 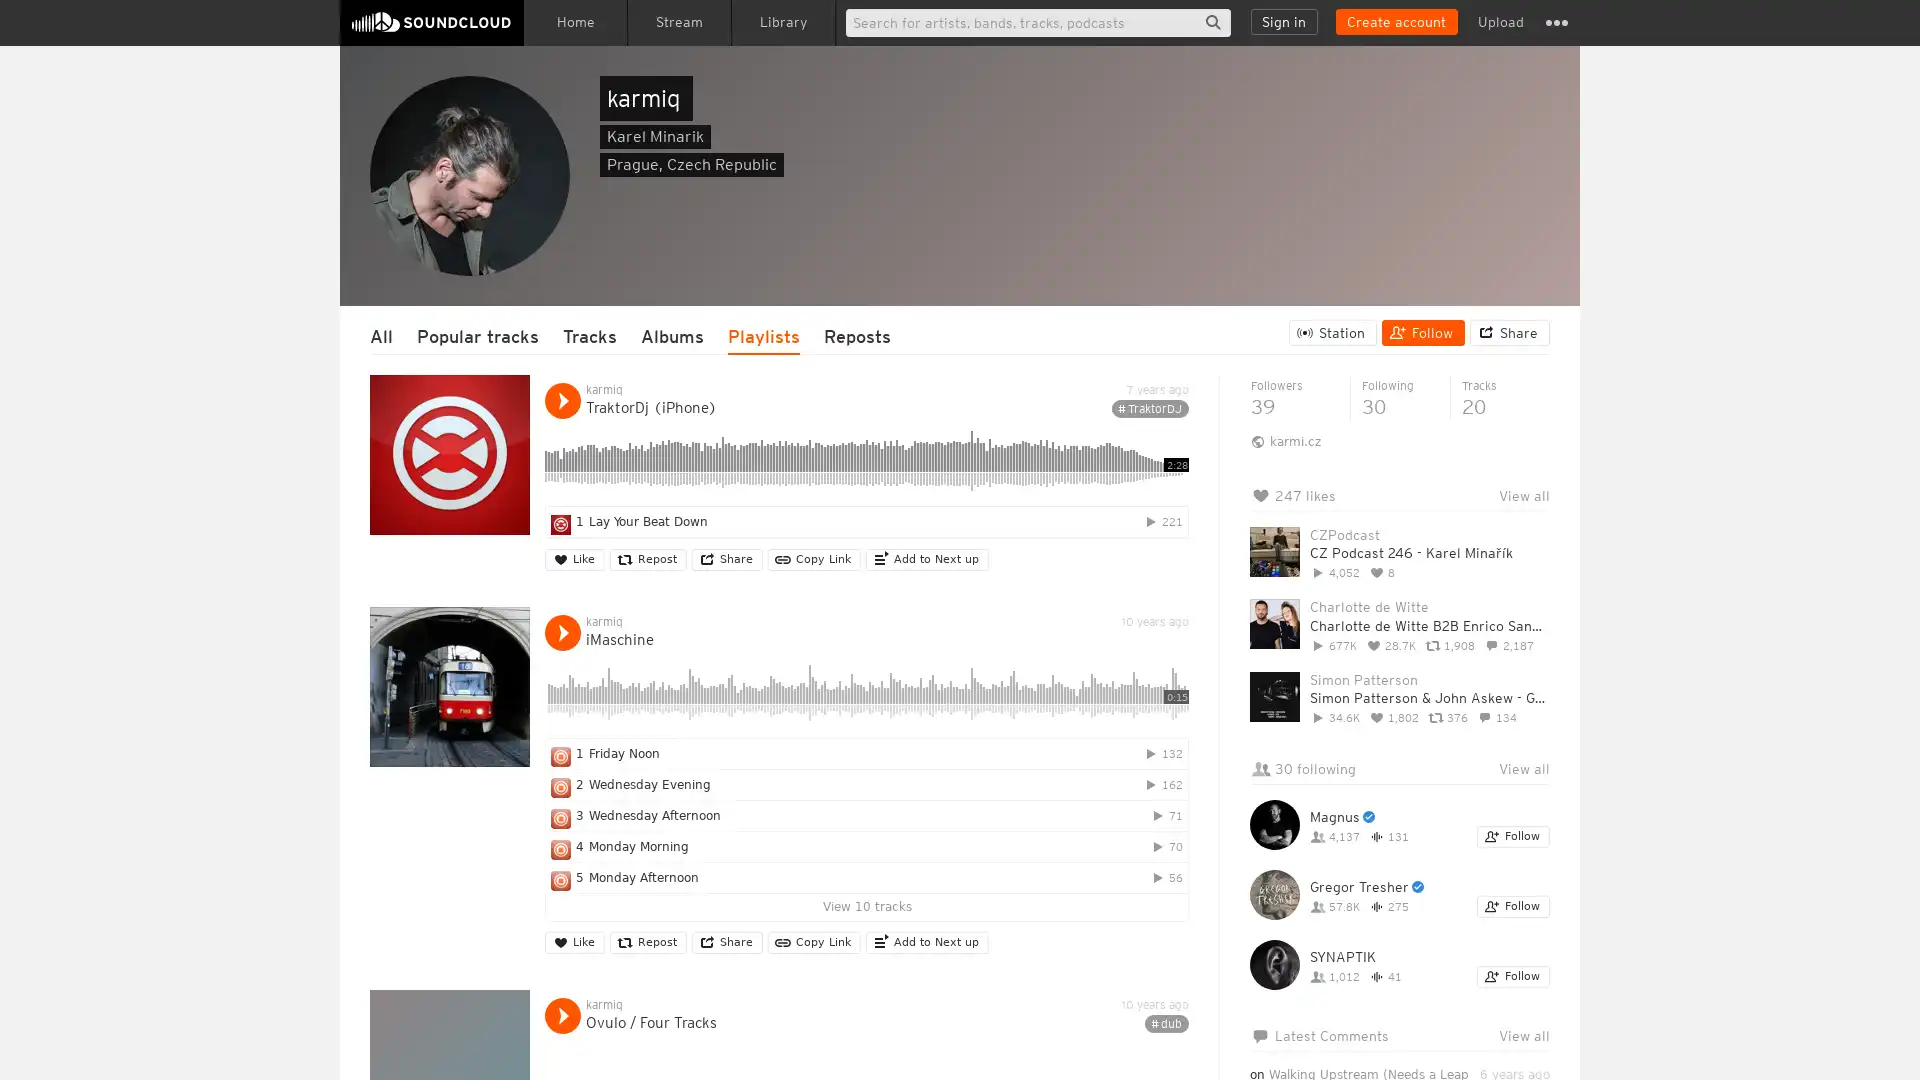 I want to click on Create a SoundCloud account, so click(x=1395, y=22).